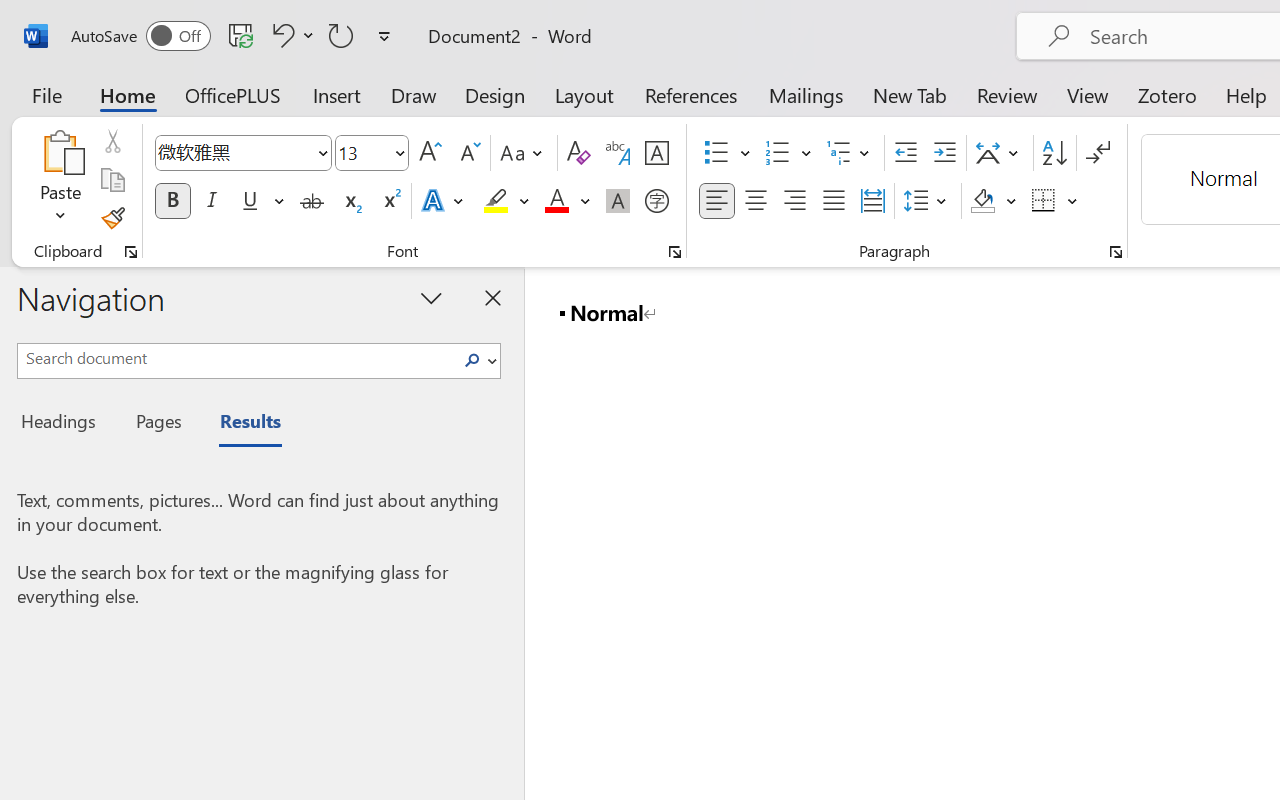  I want to click on 'Superscript', so click(390, 201).